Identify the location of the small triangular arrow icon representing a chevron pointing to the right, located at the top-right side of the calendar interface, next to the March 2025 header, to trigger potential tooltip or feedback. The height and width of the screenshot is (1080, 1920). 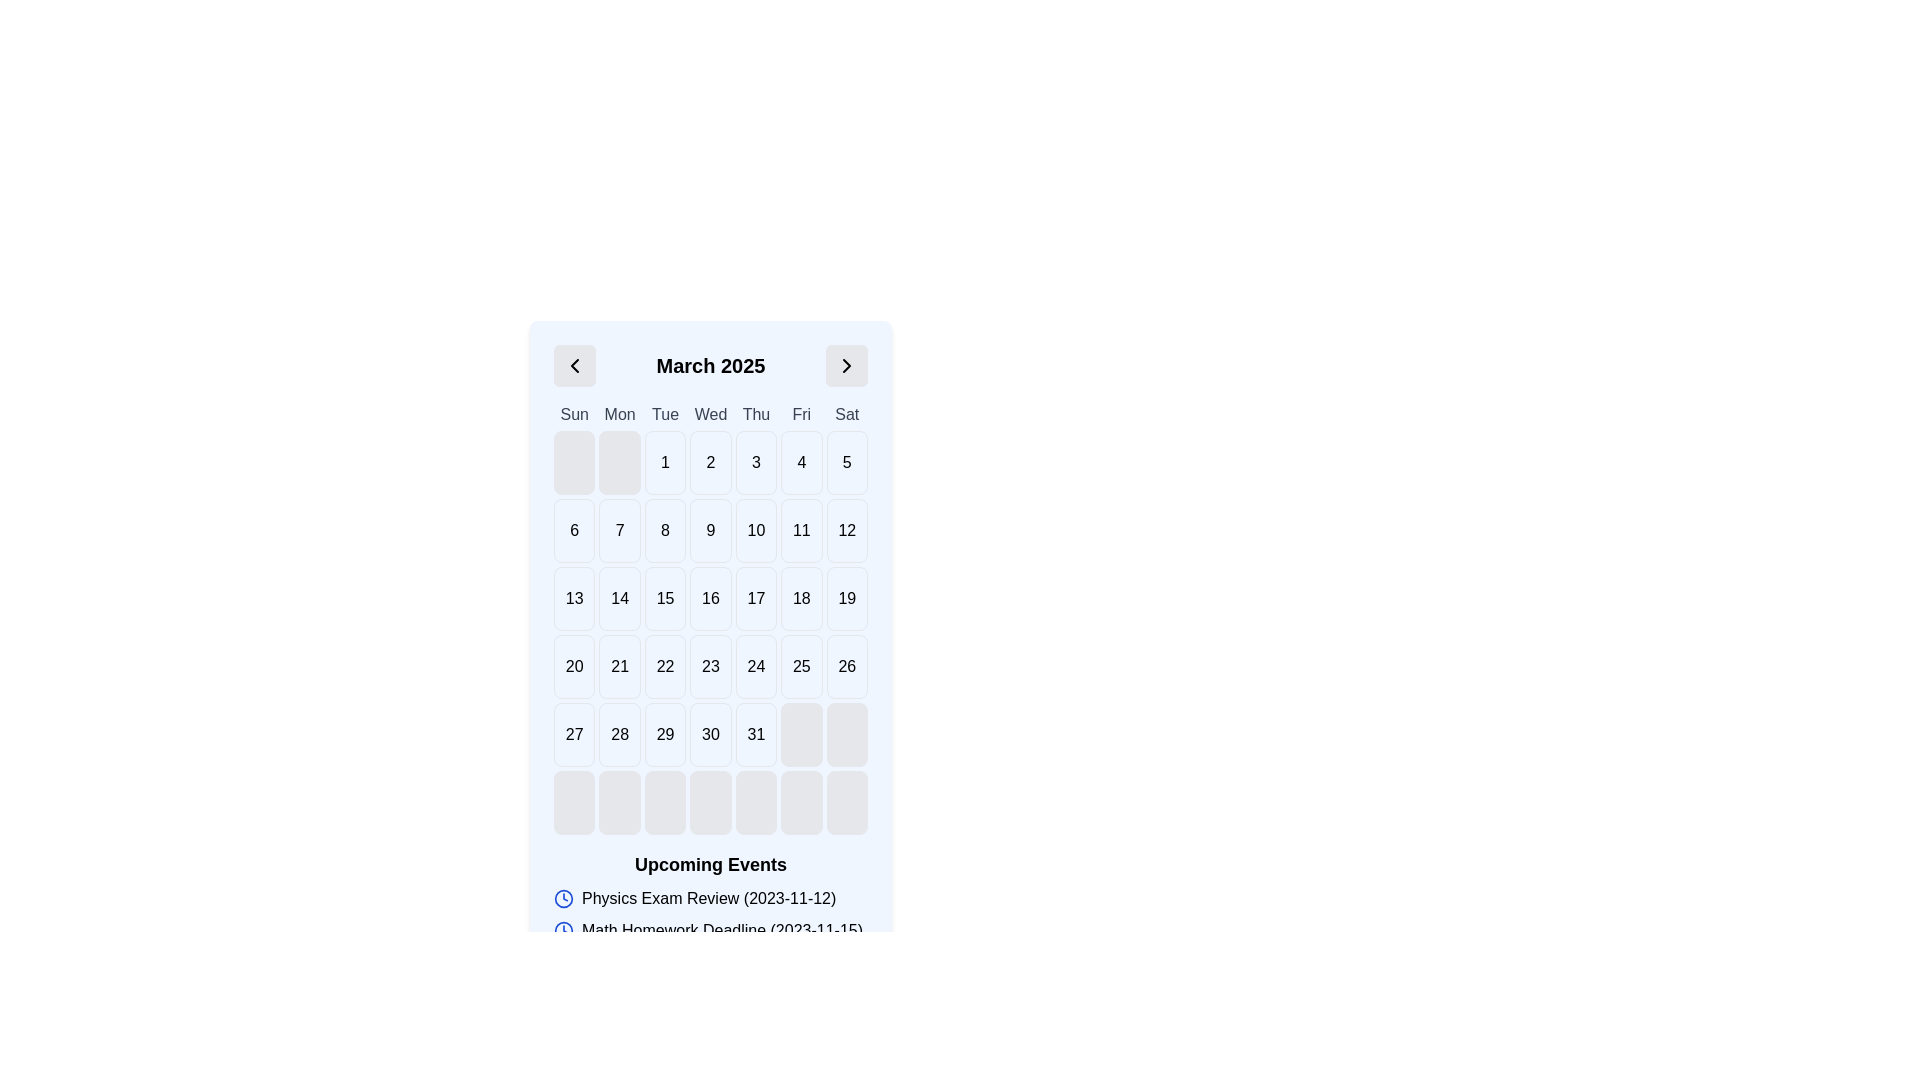
(846, 366).